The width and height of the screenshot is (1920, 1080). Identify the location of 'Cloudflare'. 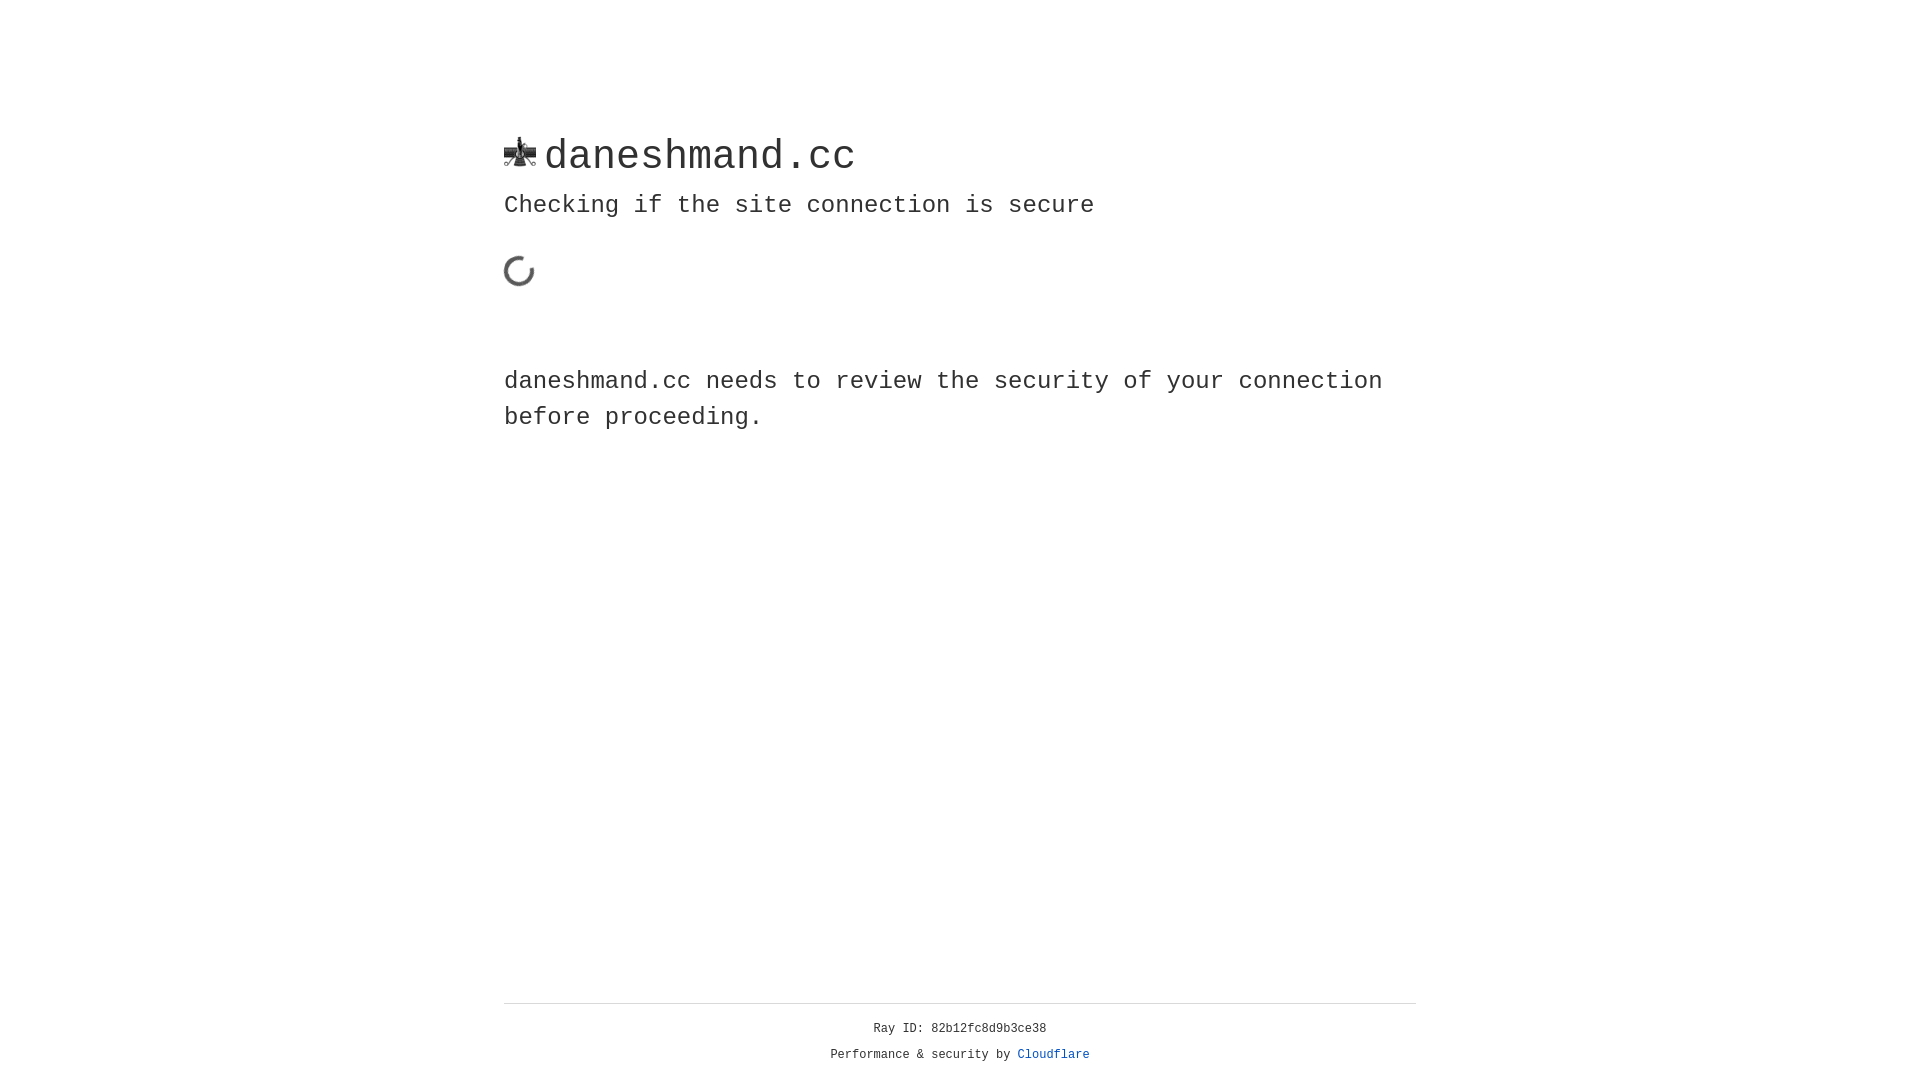
(1053, 1054).